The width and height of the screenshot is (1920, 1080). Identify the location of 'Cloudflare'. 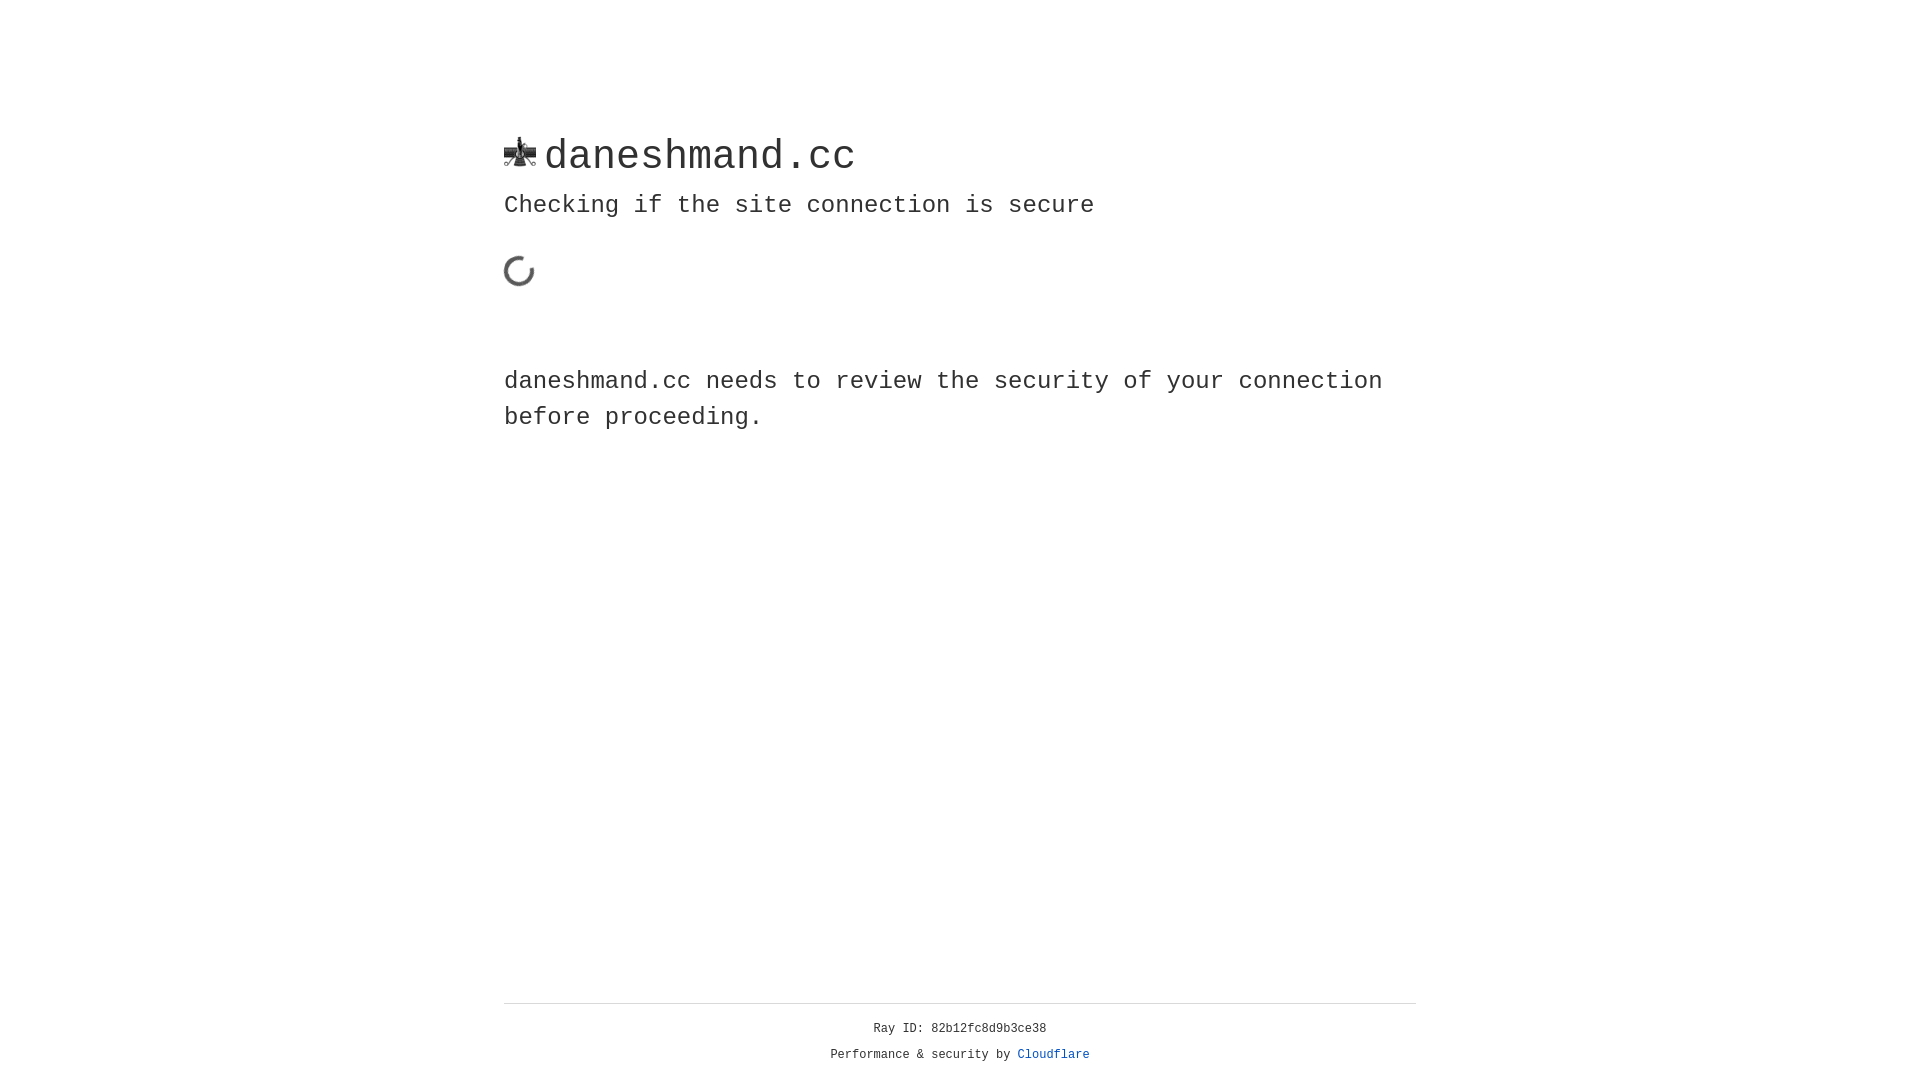
(1053, 1054).